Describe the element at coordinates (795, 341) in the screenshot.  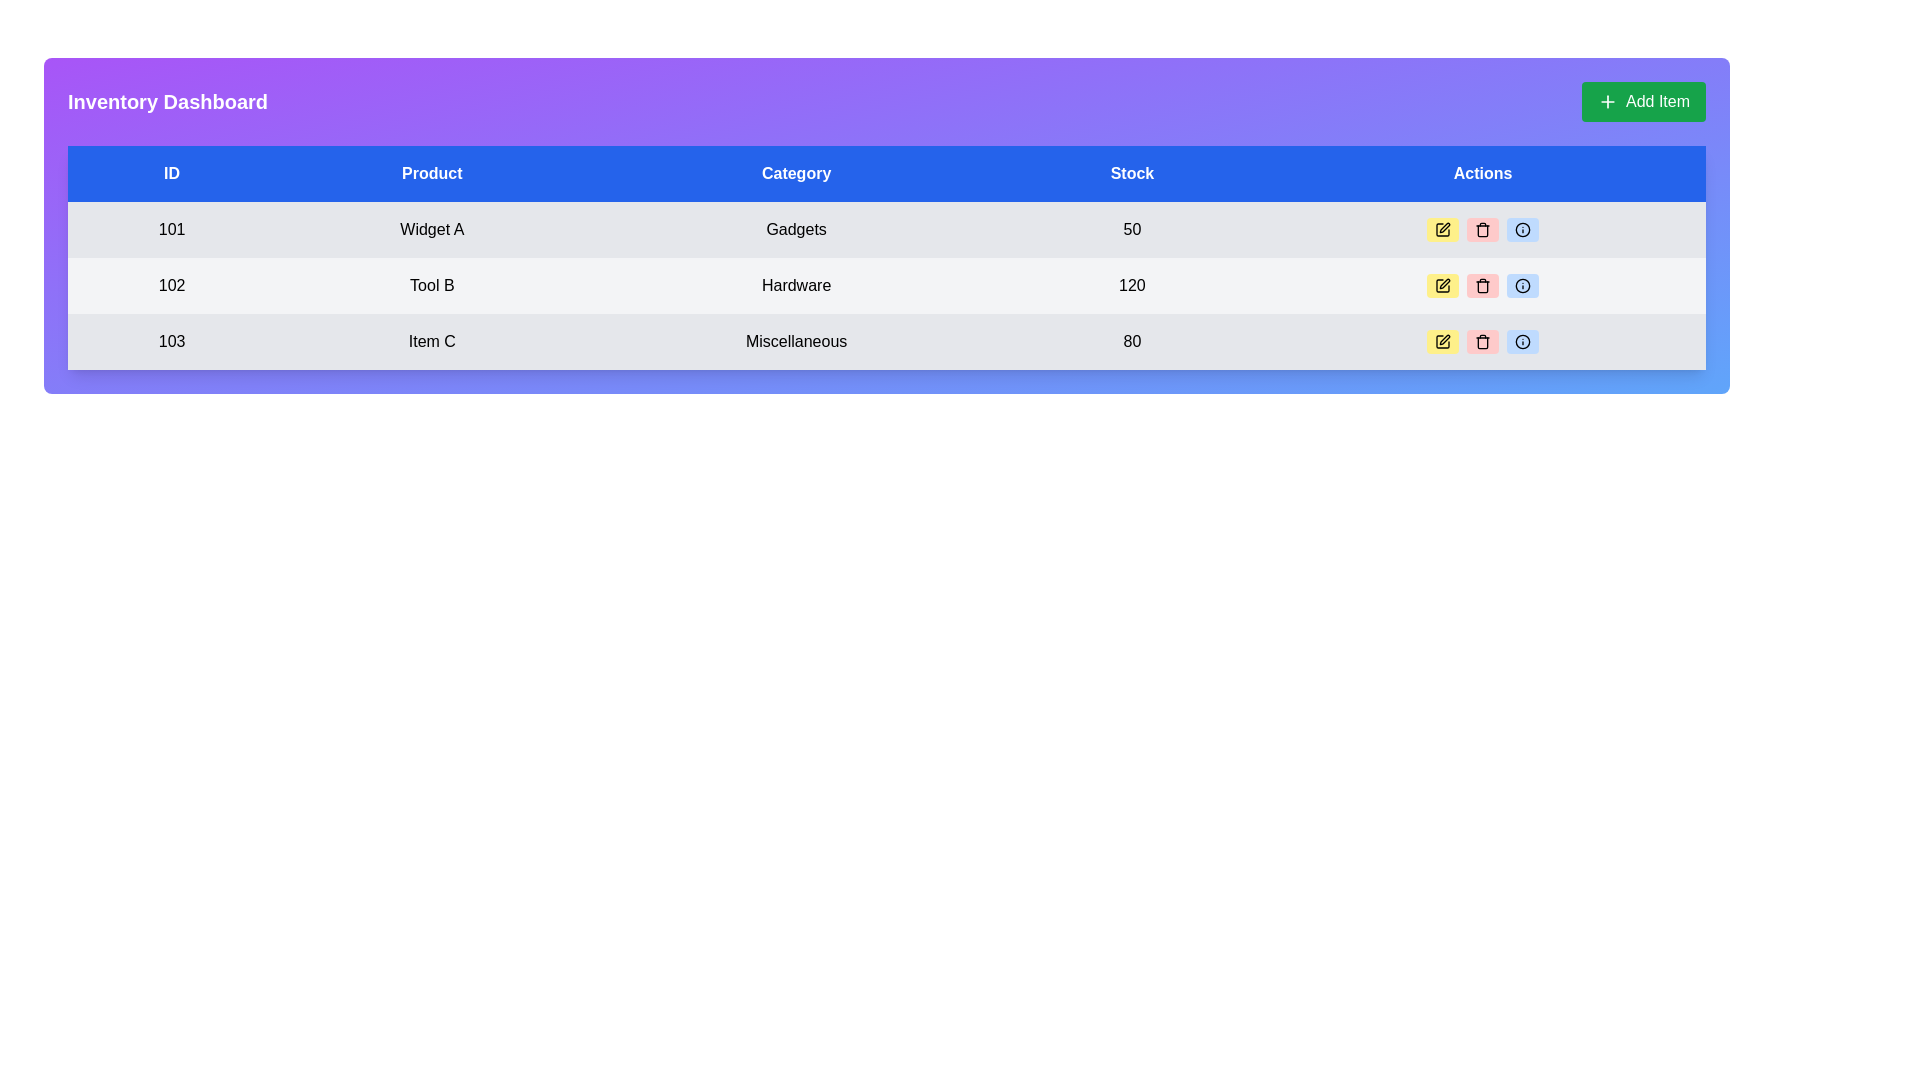
I see `the Text display field labeled 'Miscellaneous' in the third row and third column of the data table` at that location.